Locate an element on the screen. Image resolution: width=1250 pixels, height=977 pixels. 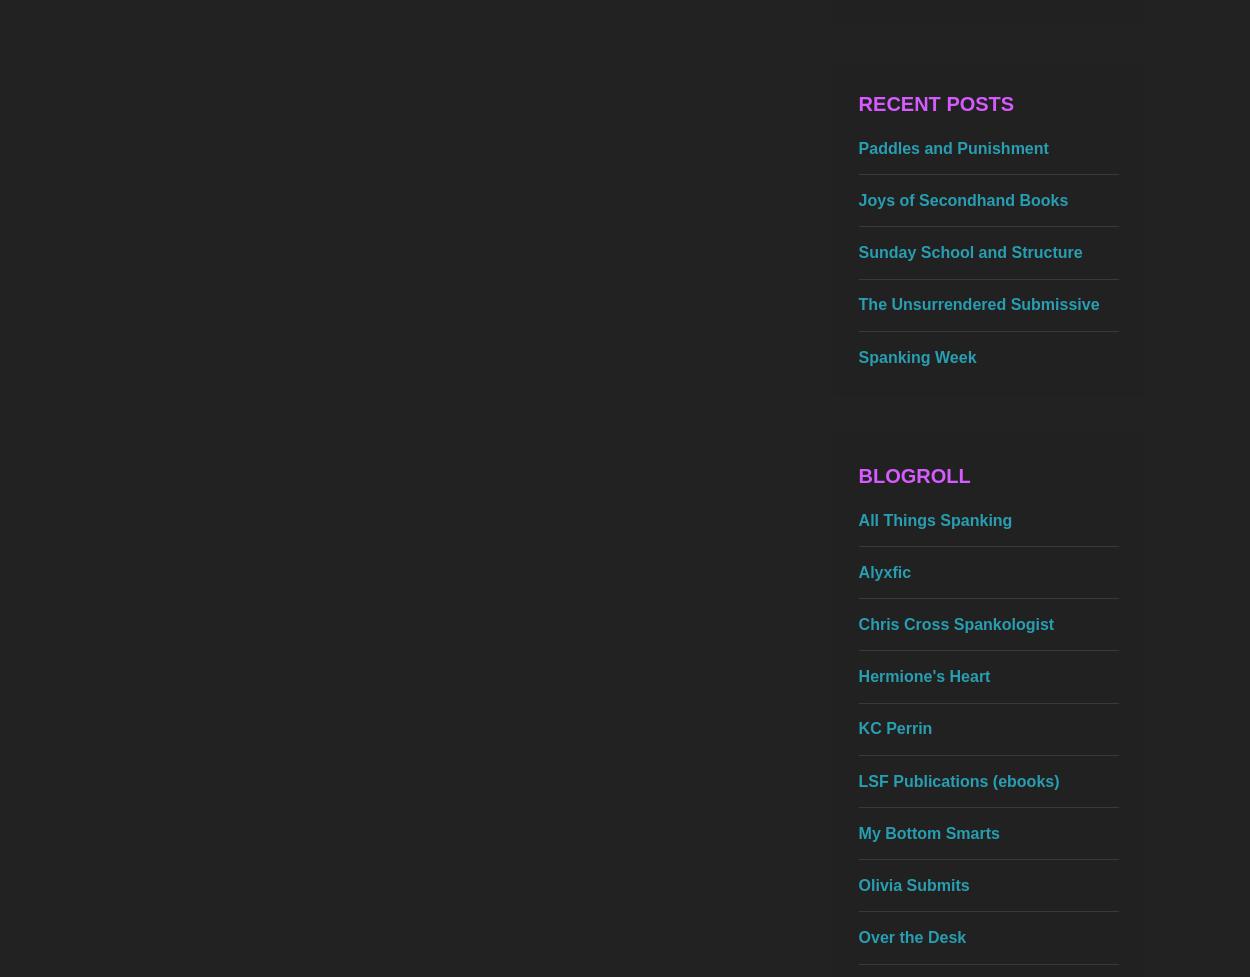
'Over the Desk' is located at coordinates (912, 936).